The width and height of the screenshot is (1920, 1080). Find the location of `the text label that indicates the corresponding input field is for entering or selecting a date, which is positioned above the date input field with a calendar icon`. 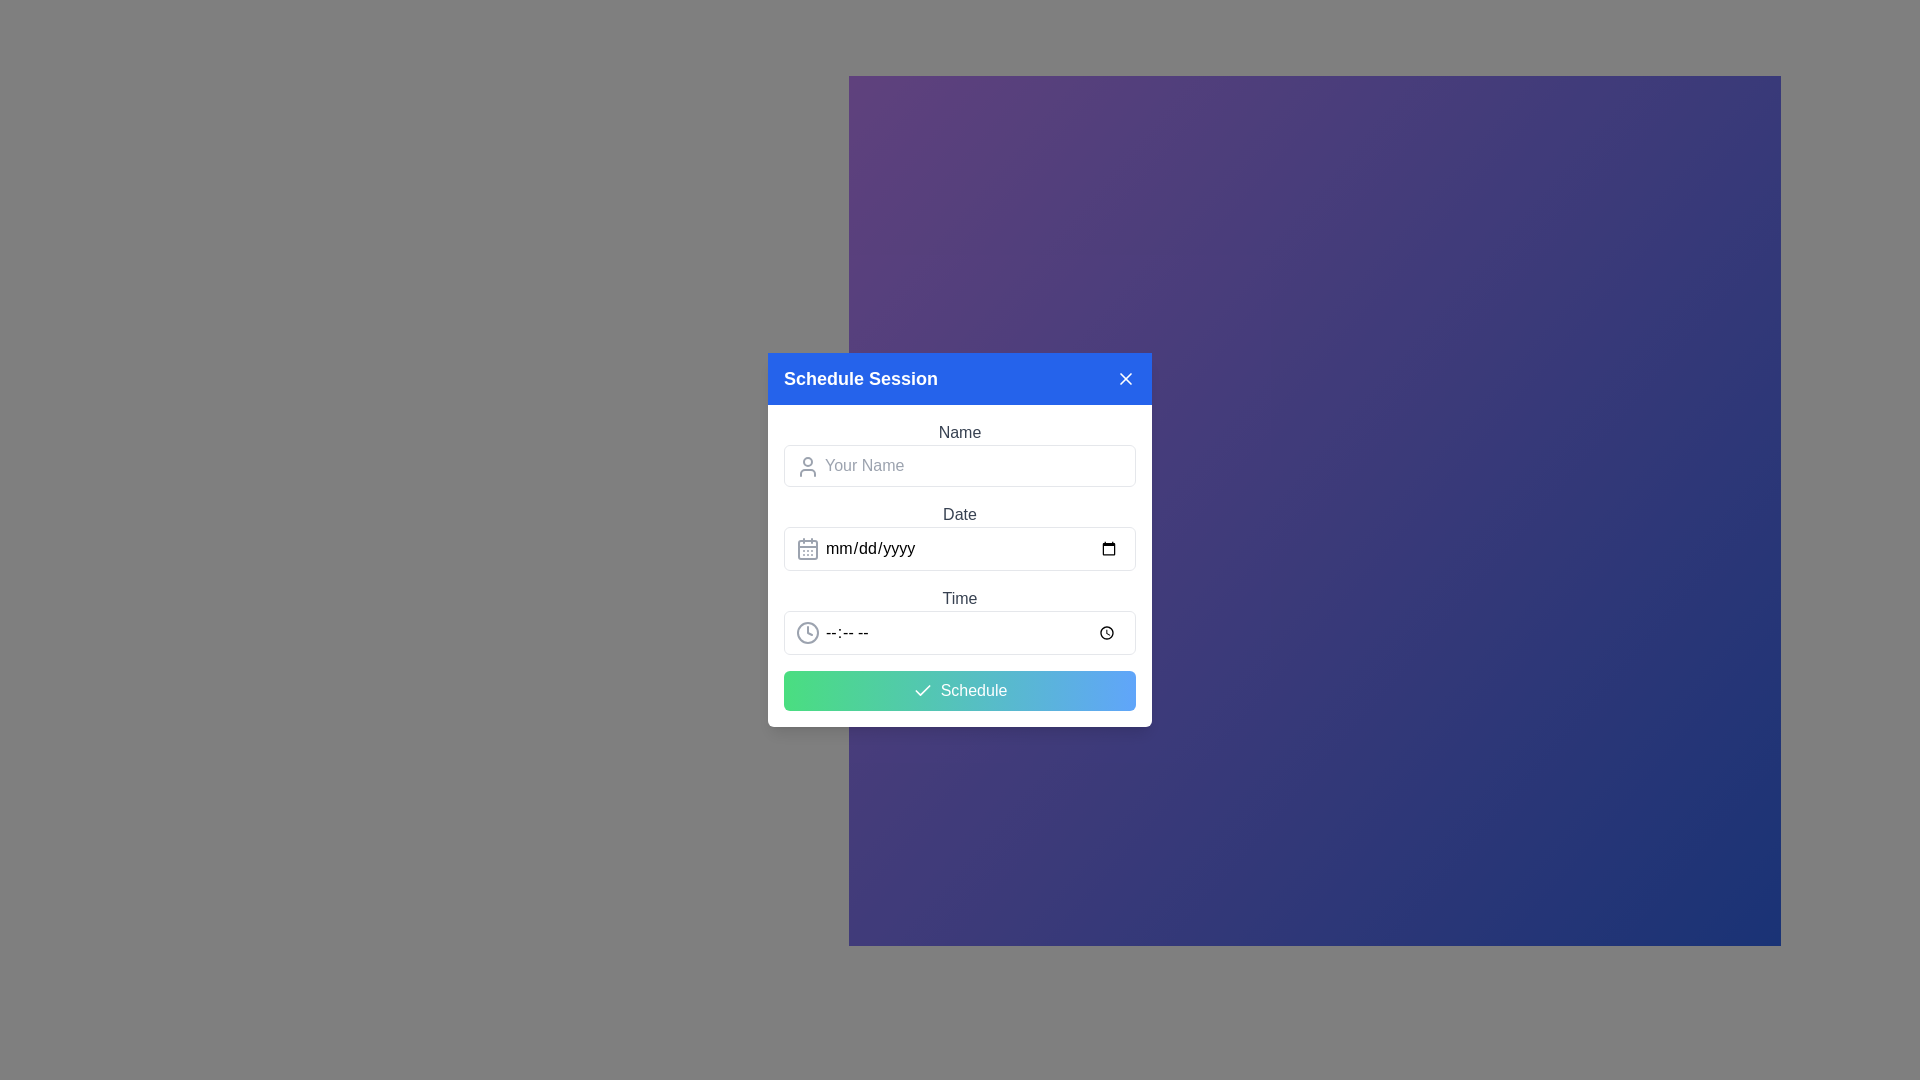

the text label that indicates the corresponding input field is for entering or selecting a date, which is positioned above the date input field with a calendar icon is located at coordinates (960, 514).